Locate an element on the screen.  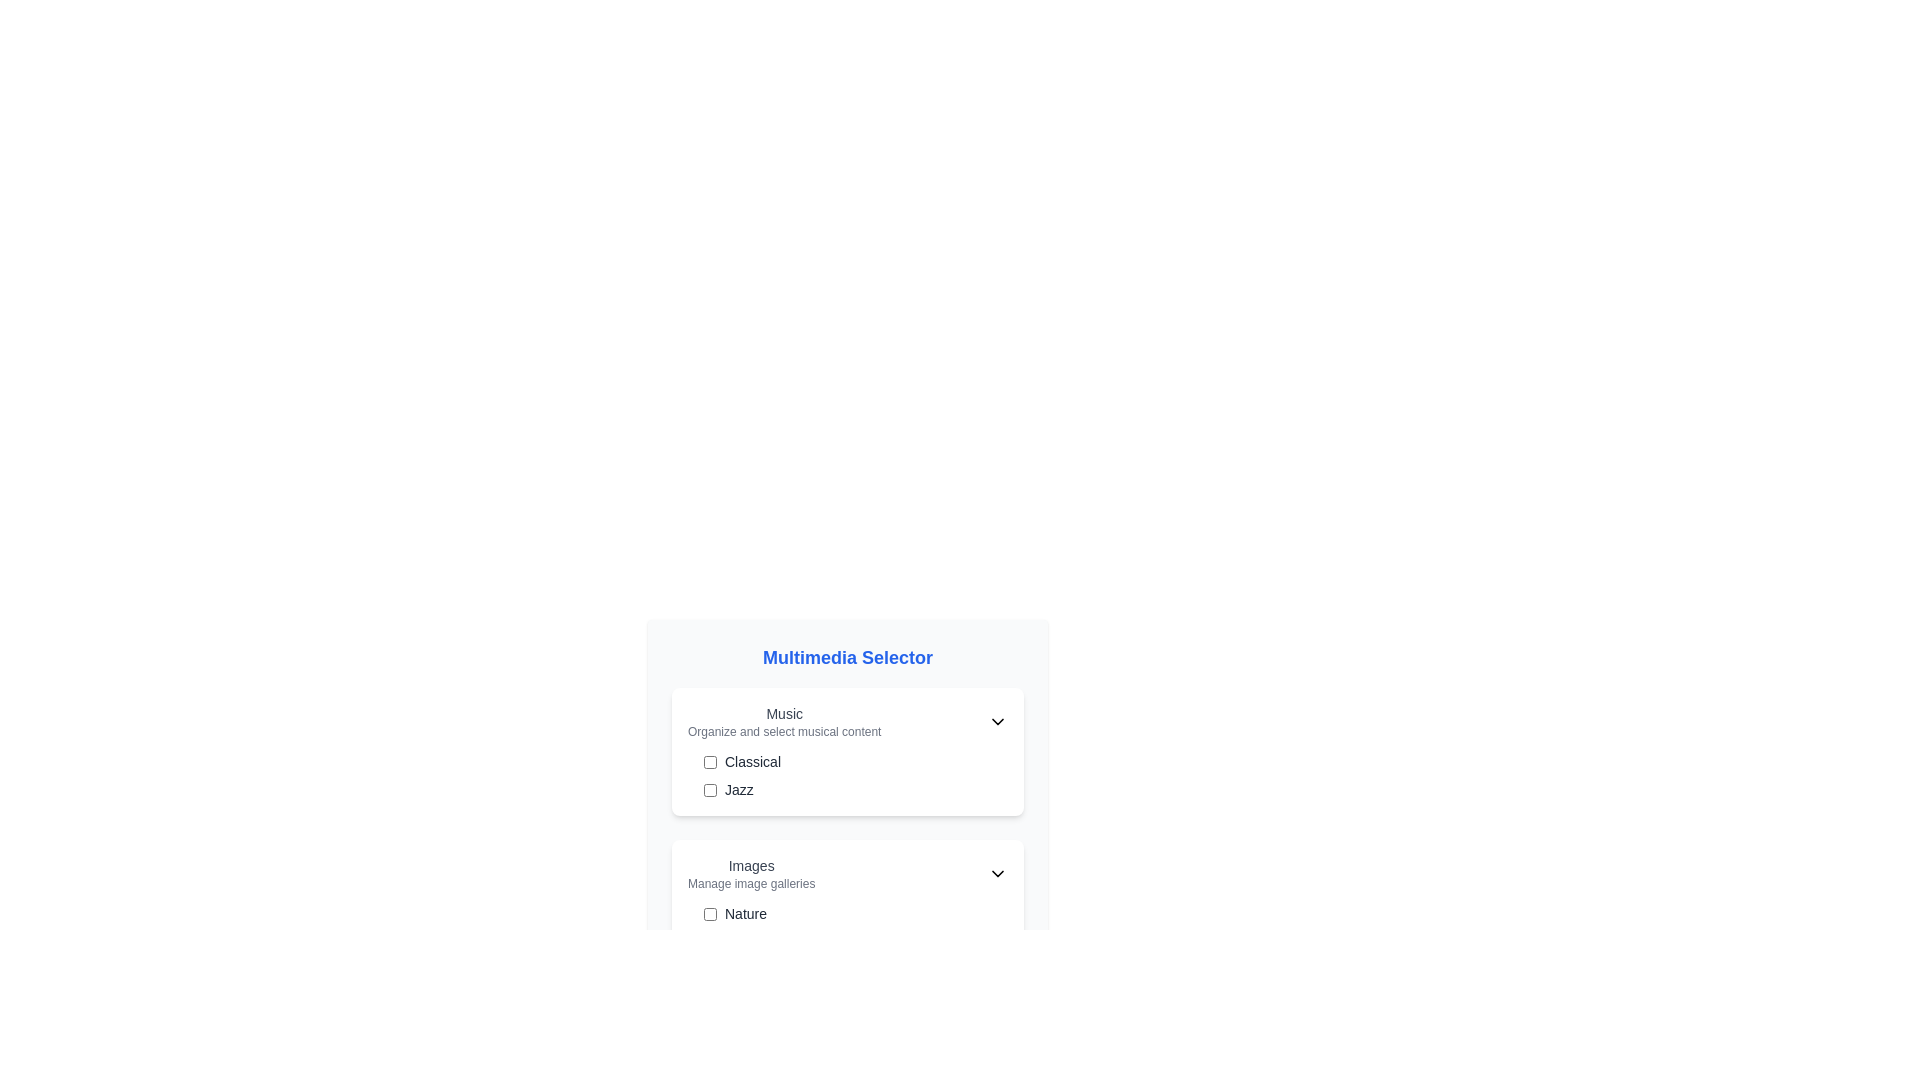
the downward-pointing chevron icon (caret symbol) in the 'Images' section next to 'Manage image galleries' is located at coordinates (998, 873).